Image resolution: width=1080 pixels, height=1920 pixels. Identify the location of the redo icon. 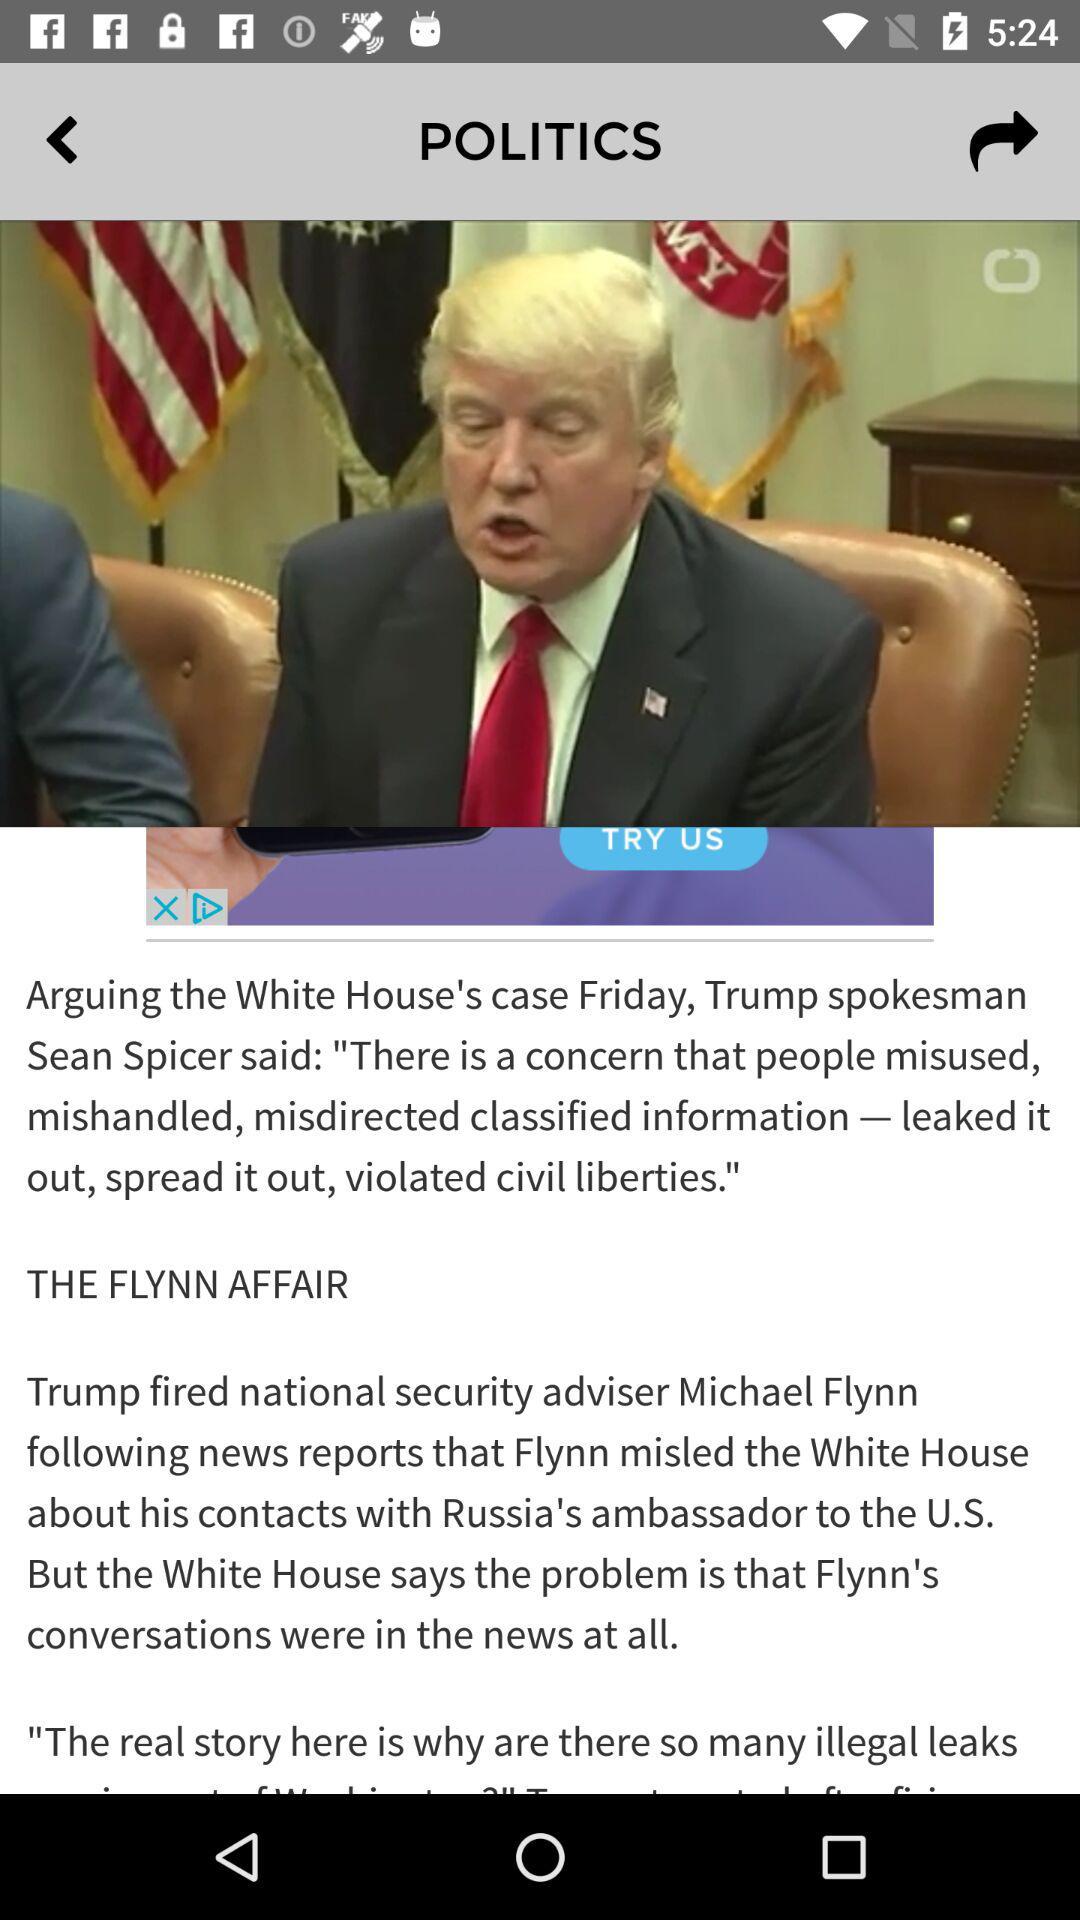
(1003, 140).